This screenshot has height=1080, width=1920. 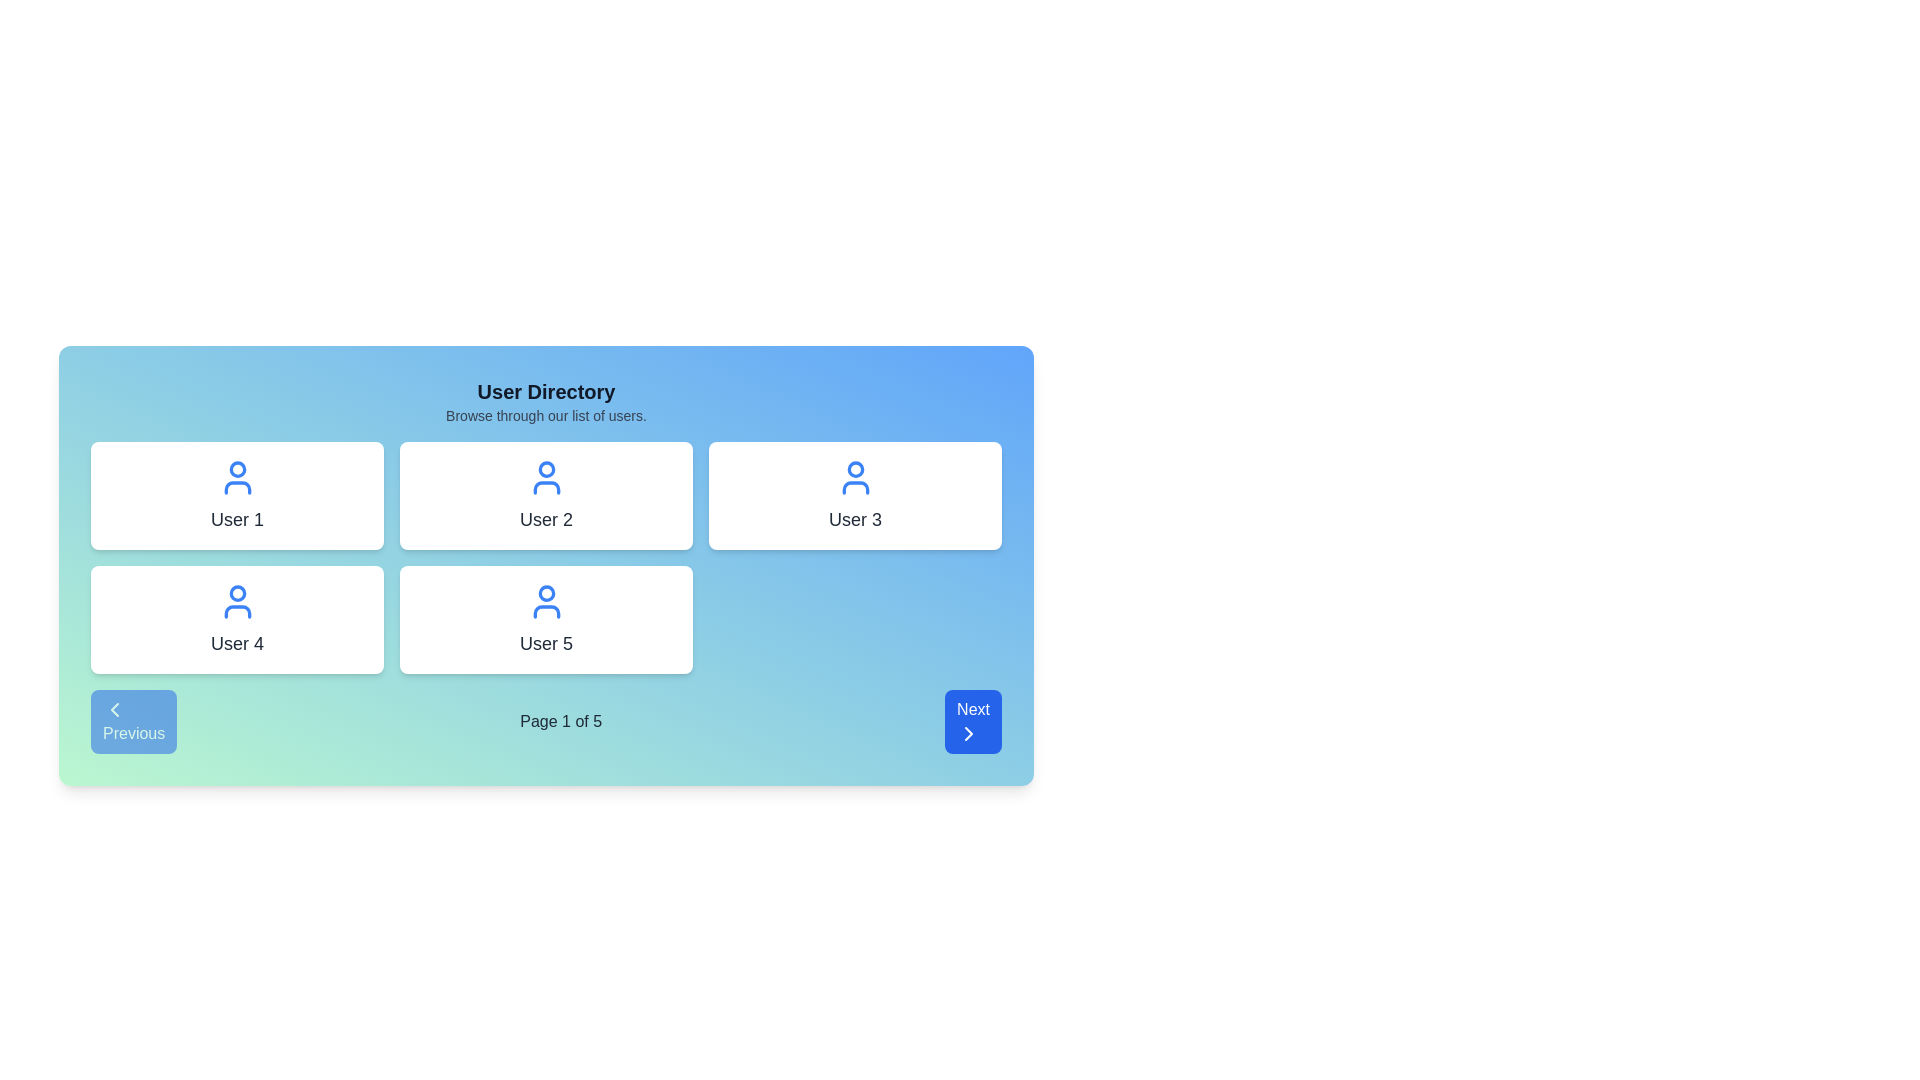 What do you see at coordinates (237, 519) in the screenshot?
I see `the text label displaying 'User 1', which is located in the top-left card of a 3-column grid layout` at bounding box center [237, 519].